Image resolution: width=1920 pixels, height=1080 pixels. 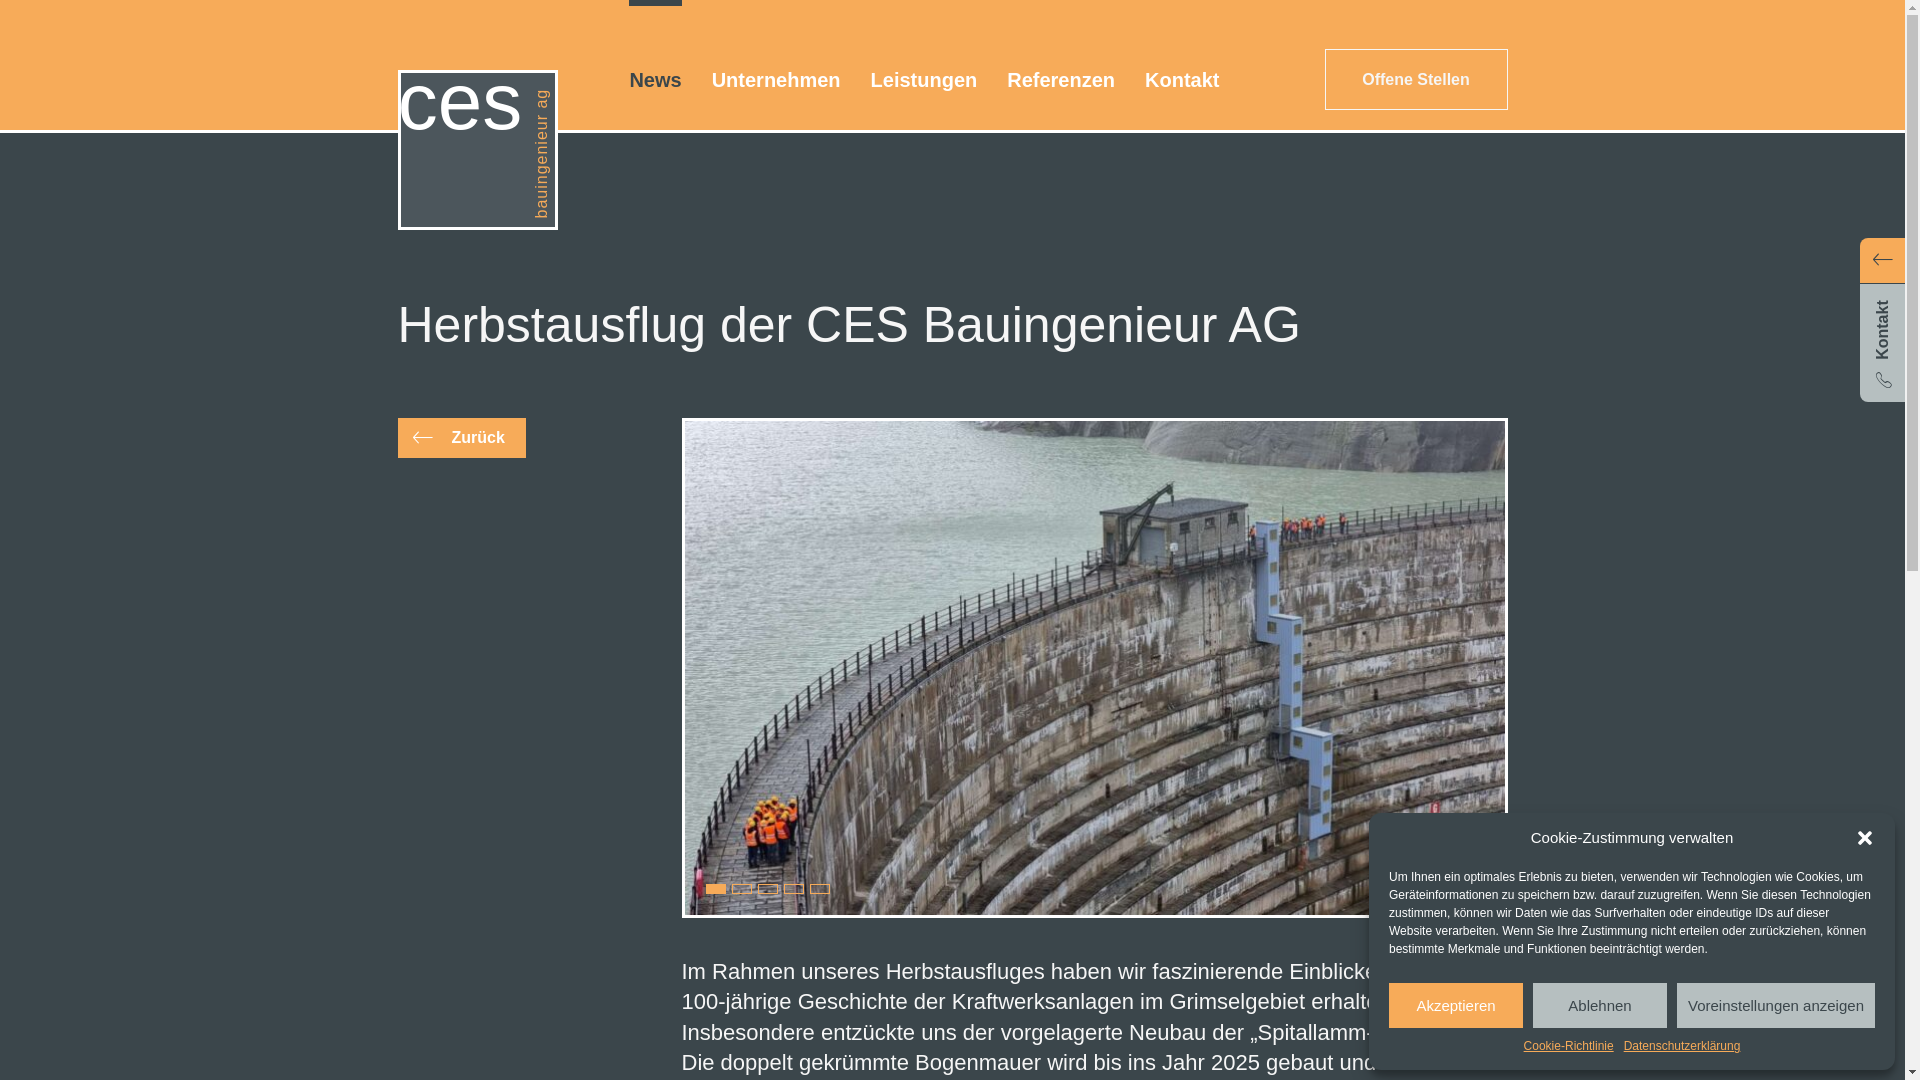 What do you see at coordinates (923, 79) in the screenshot?
I see `'Leistungen'` at bounding box center [923, 79].